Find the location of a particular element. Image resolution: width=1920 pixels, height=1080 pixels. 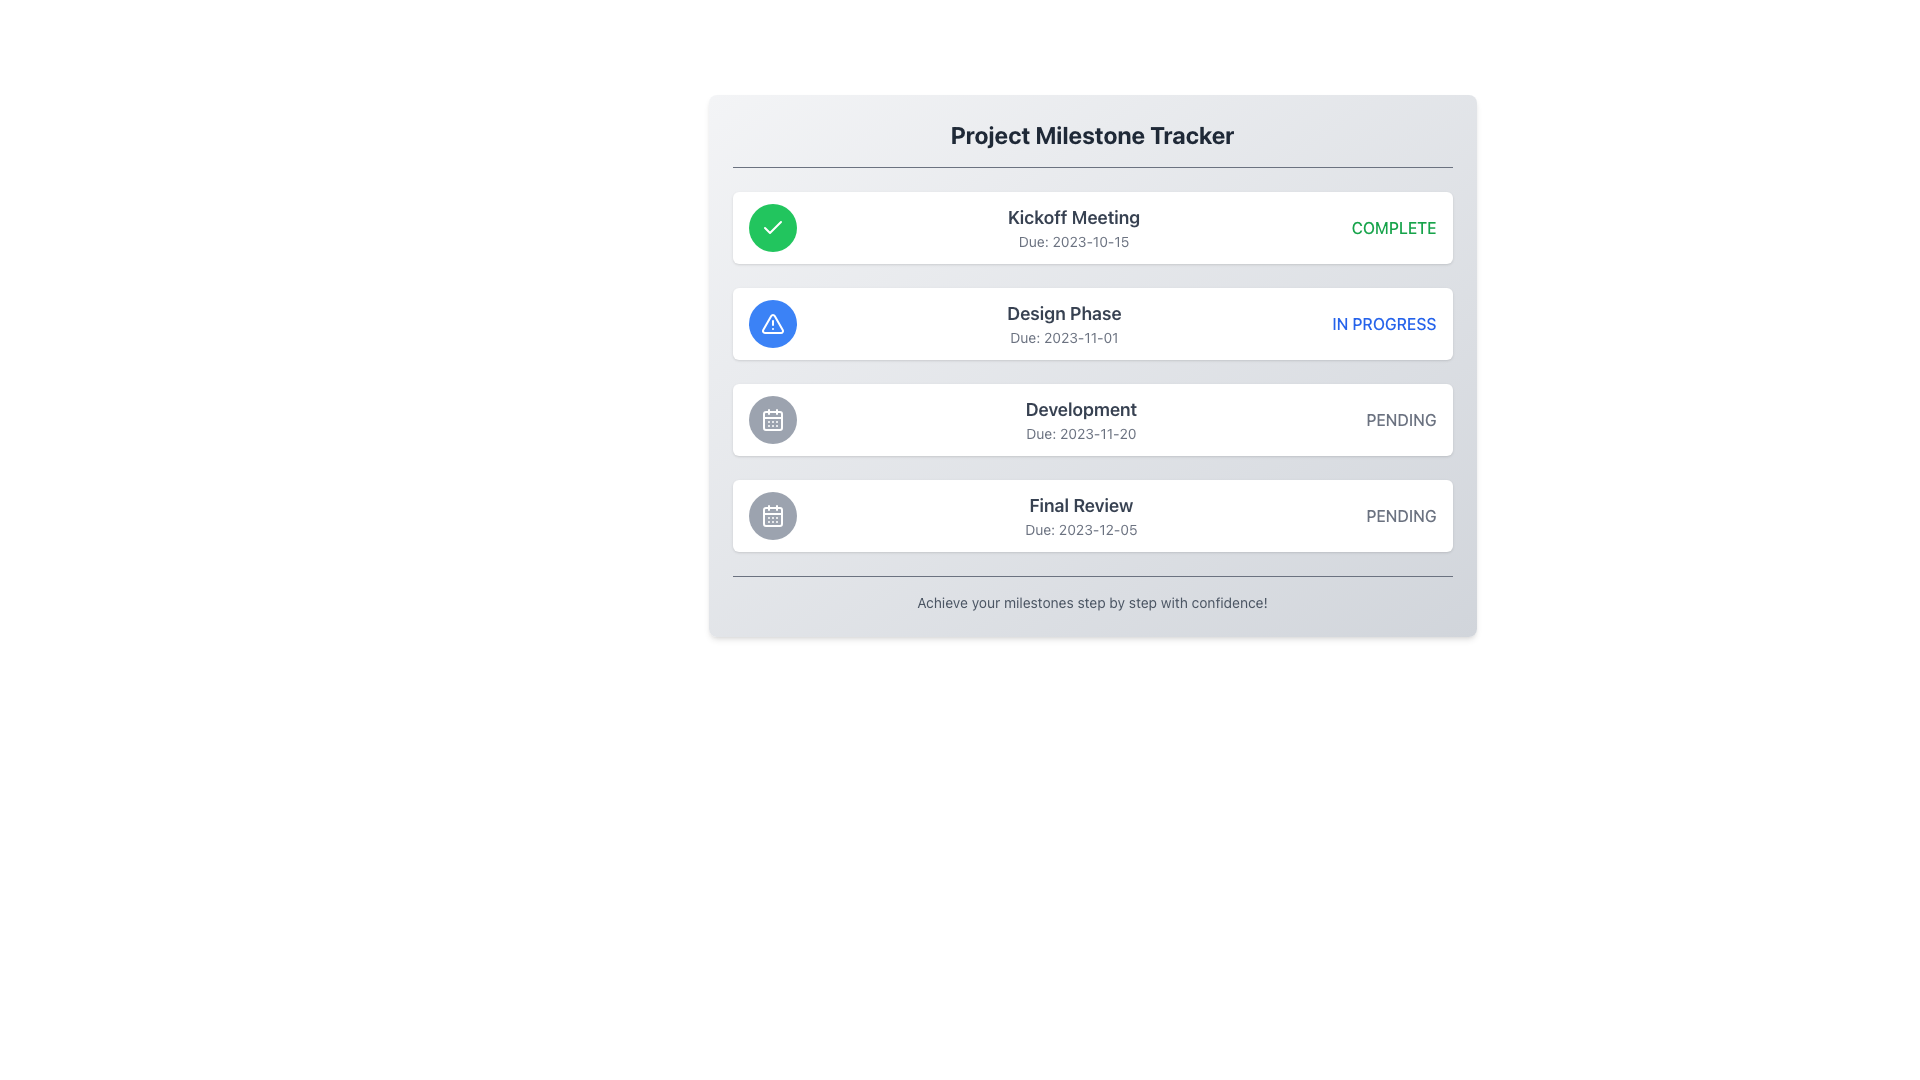

the milestone status icon located in the second row of the project milestone tracker interface, next to the 'Design Phase' label is located at coordinates (771, 323).